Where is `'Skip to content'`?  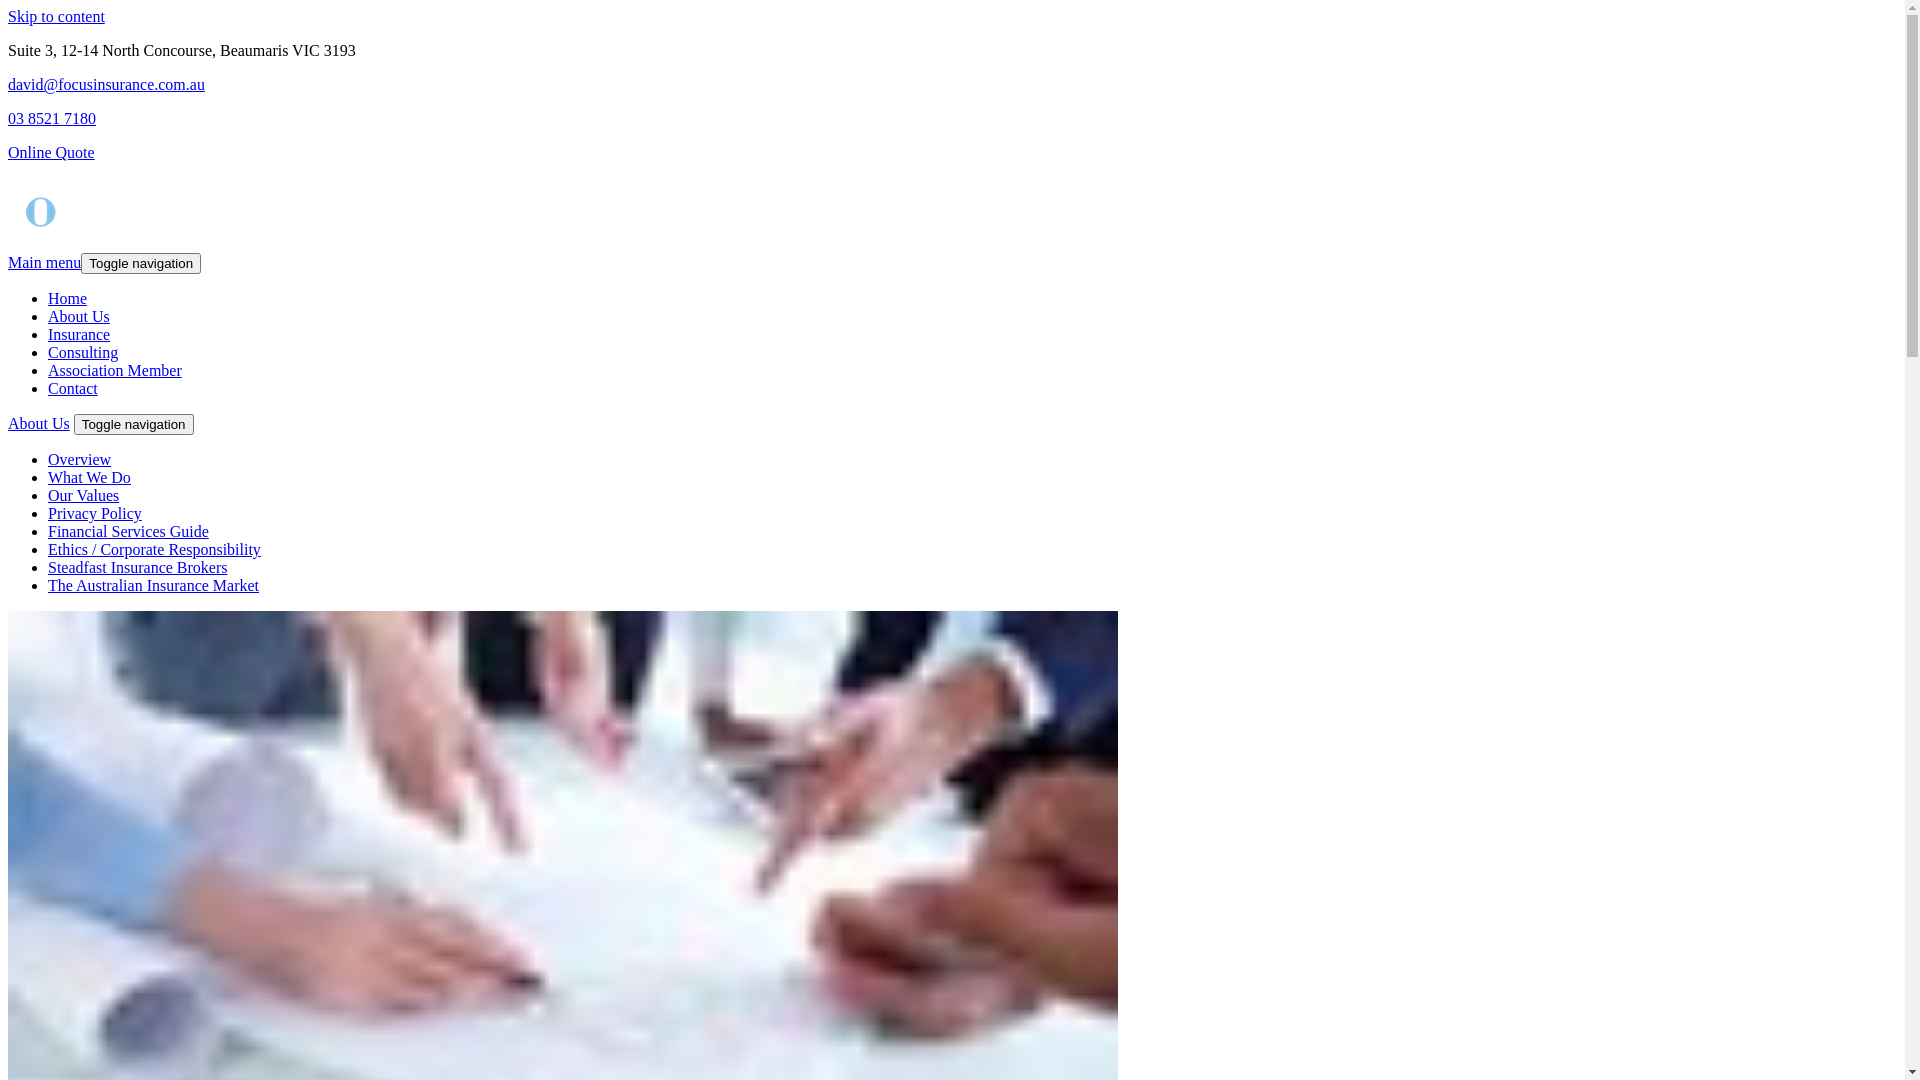 'Skip to content' is located at coordinates (56, 16).